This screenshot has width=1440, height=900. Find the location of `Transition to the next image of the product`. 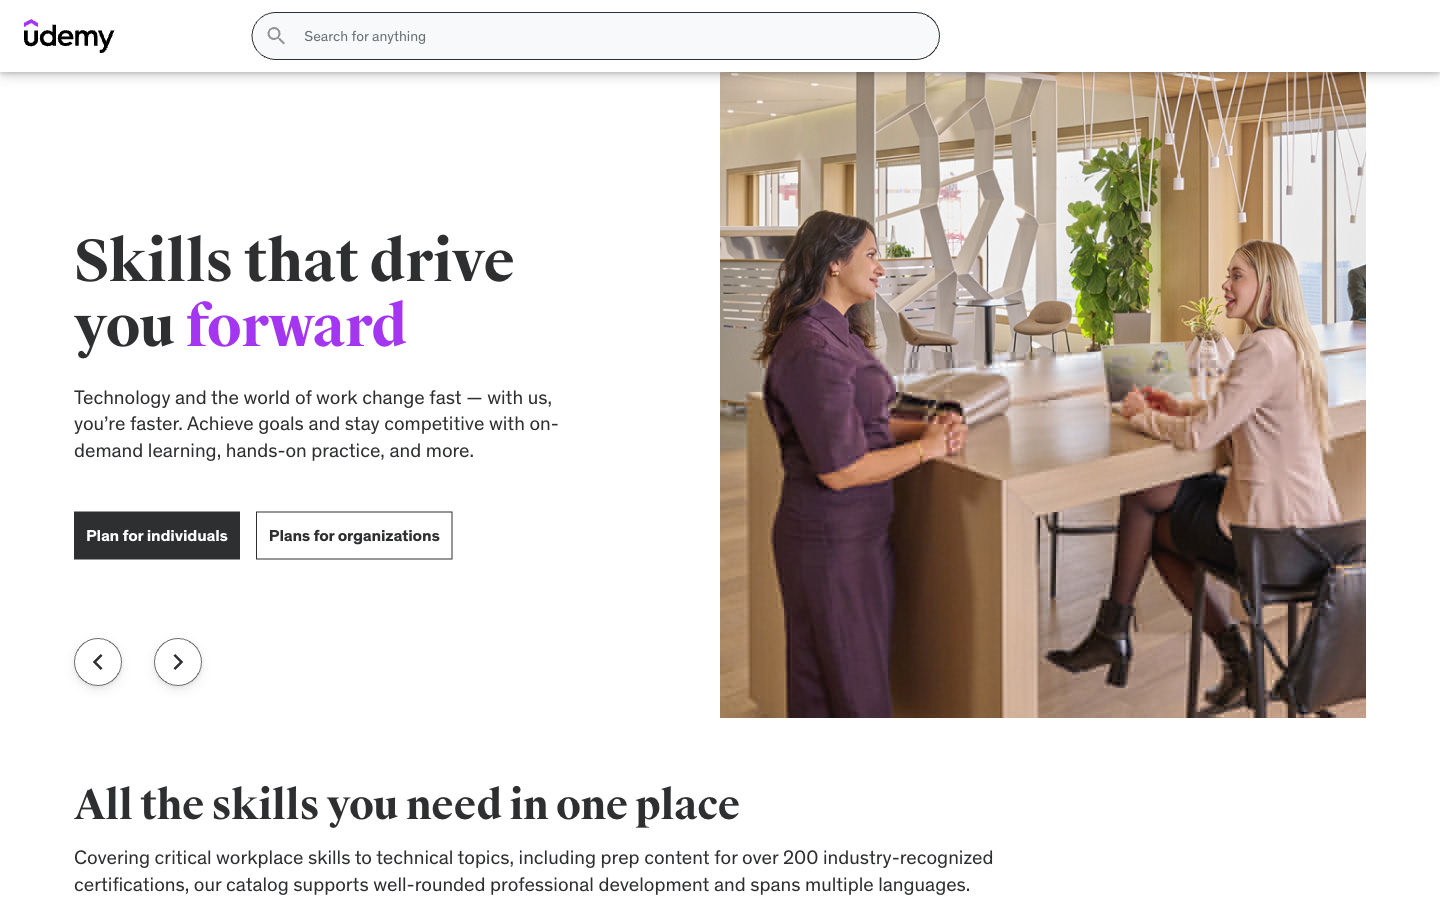

Transition to the next image of the product is located at coordinates (845, 514).